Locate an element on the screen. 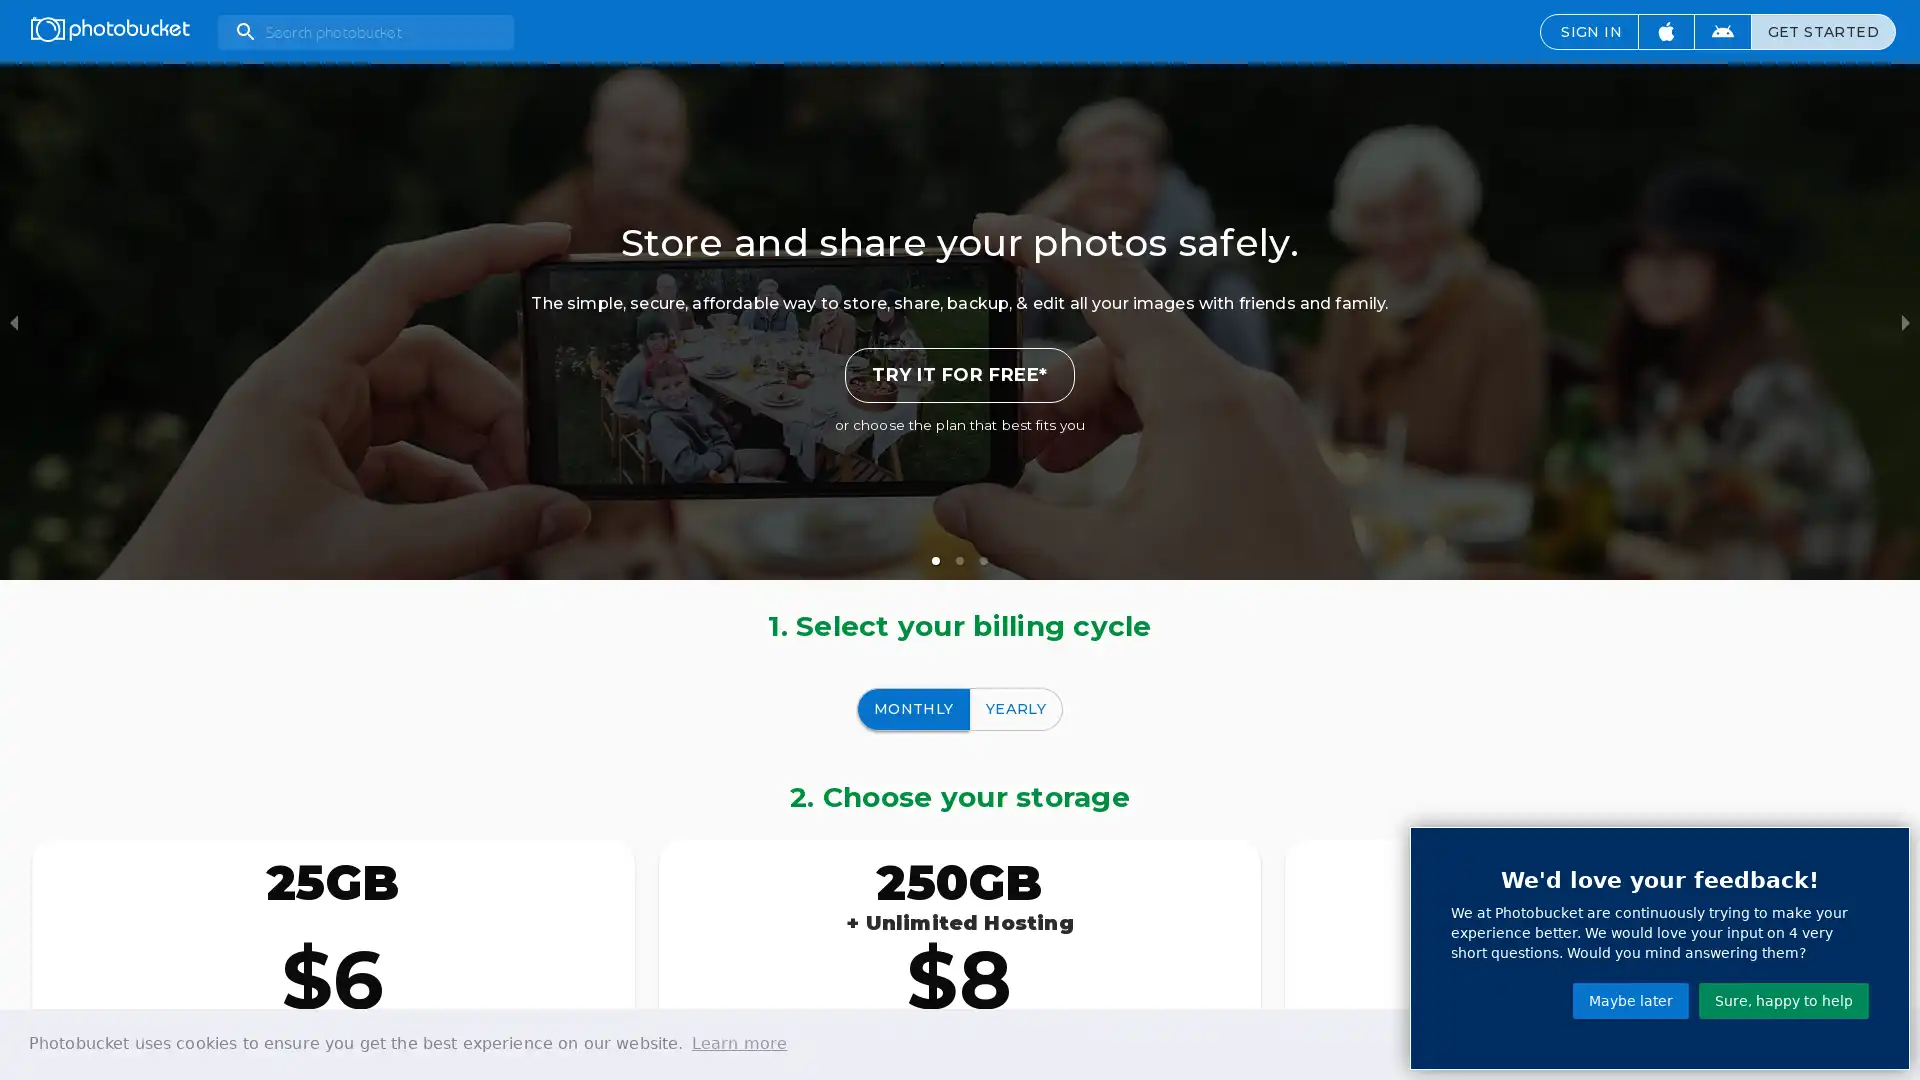 This screenshot has width=1920, height=1080. MONTHLY is located at coordinates (911, 708).